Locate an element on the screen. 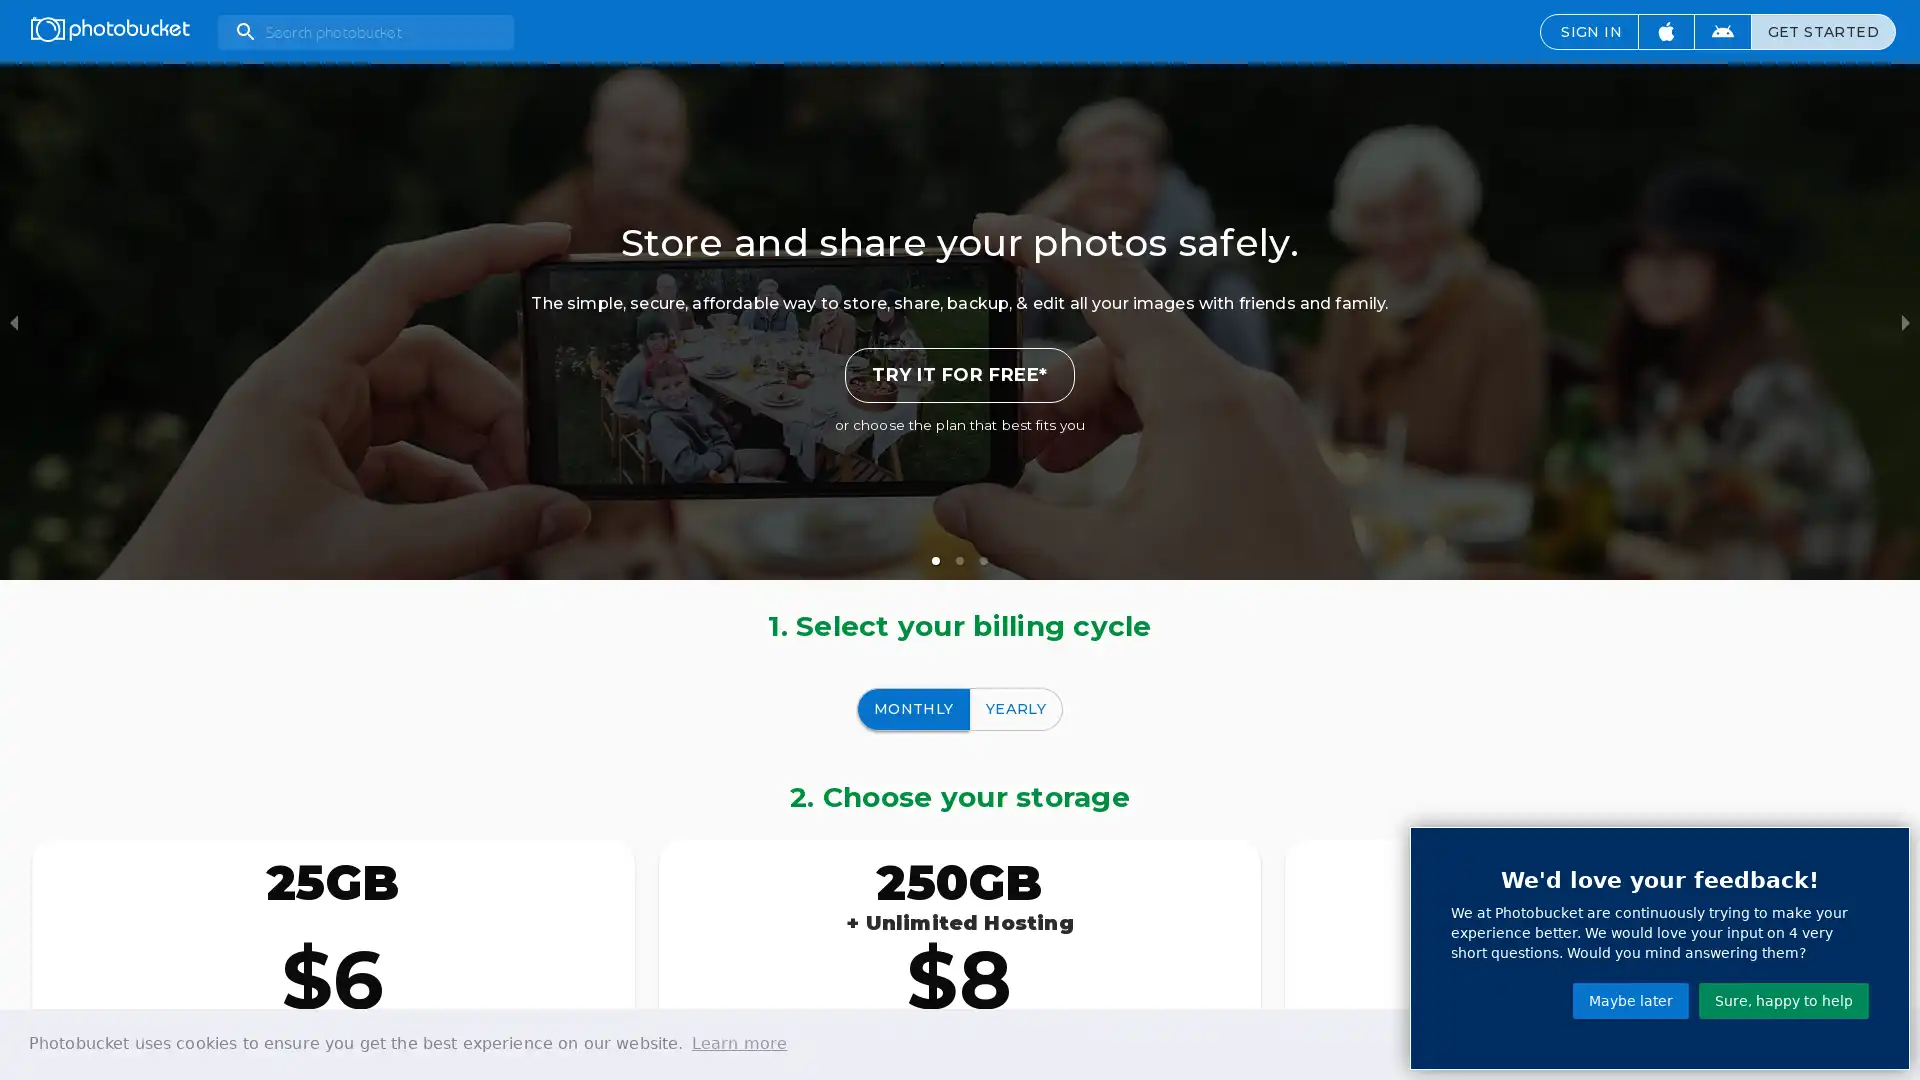 This screenshot has width=1920, height=1080. MONTHLY is located at coordinates (911, 708).